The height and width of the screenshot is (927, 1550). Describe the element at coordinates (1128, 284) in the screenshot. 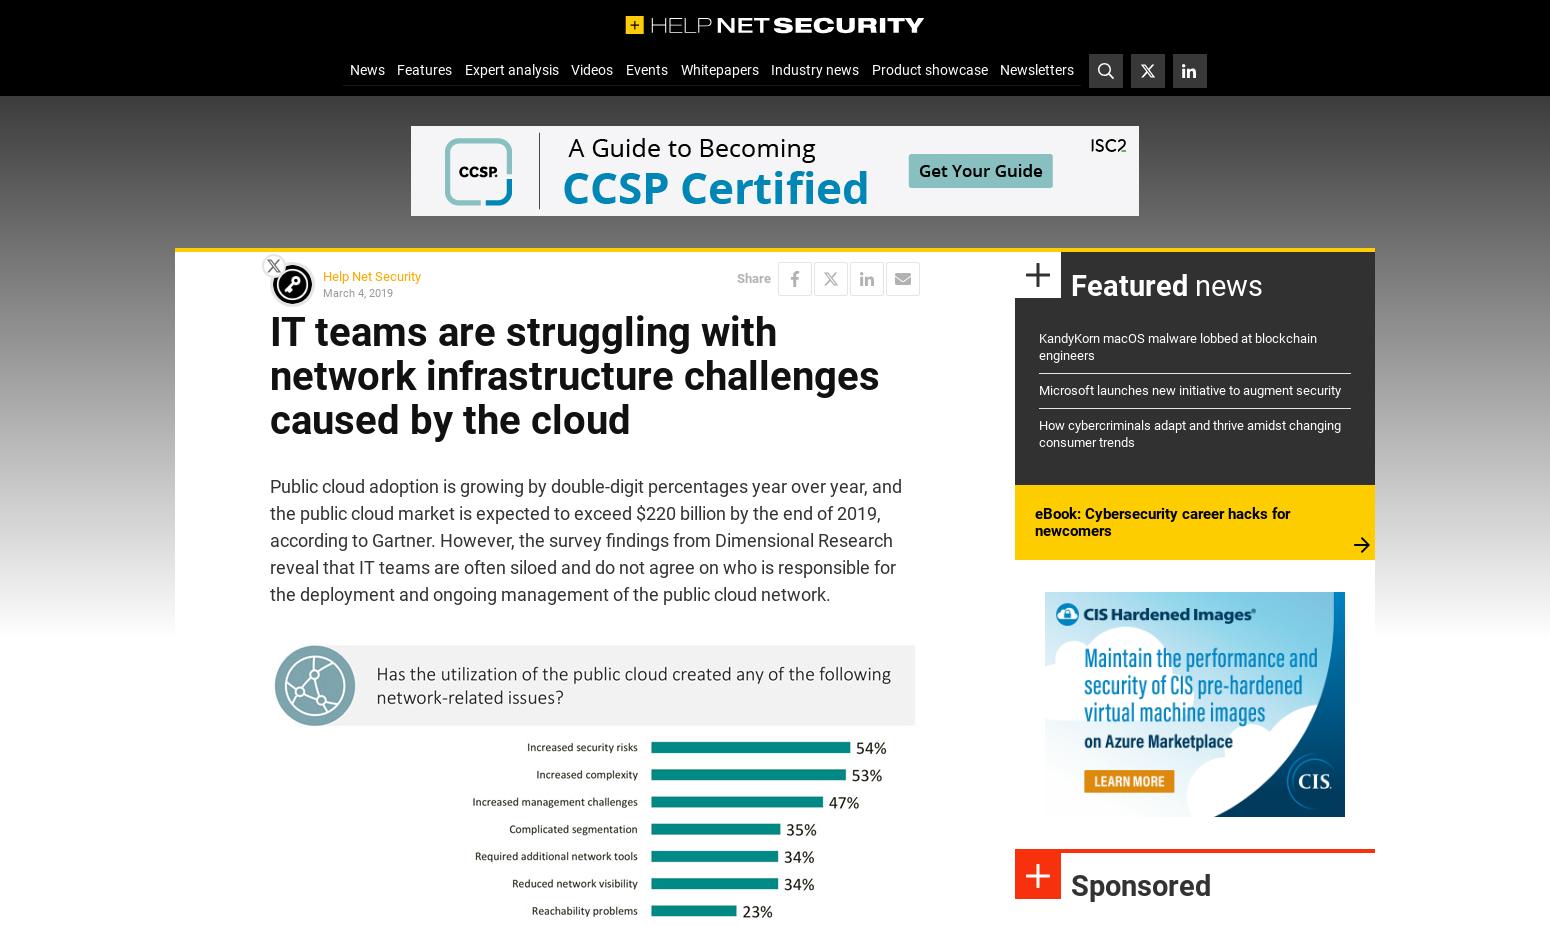

I see `'Featured'` at that location.